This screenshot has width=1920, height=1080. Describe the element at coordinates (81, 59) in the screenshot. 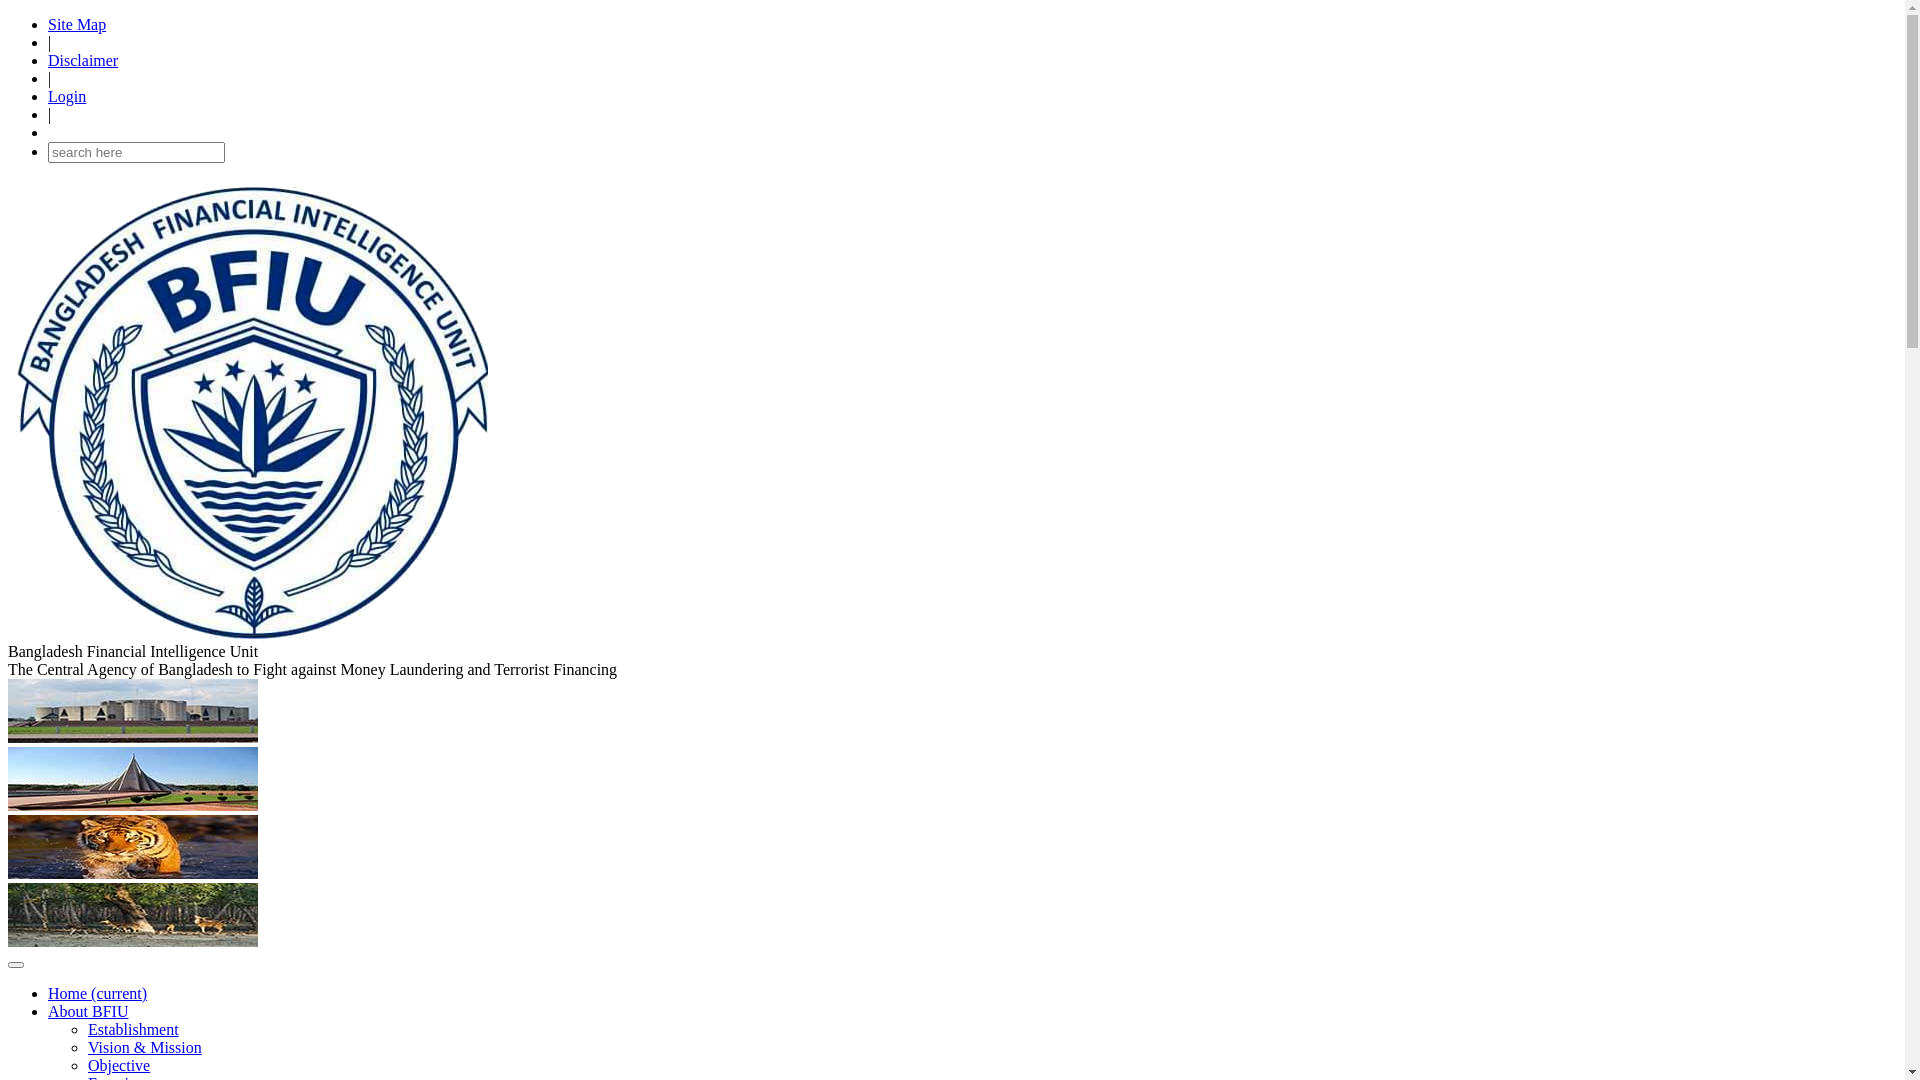

I see `'Disclaimer'` at that location.